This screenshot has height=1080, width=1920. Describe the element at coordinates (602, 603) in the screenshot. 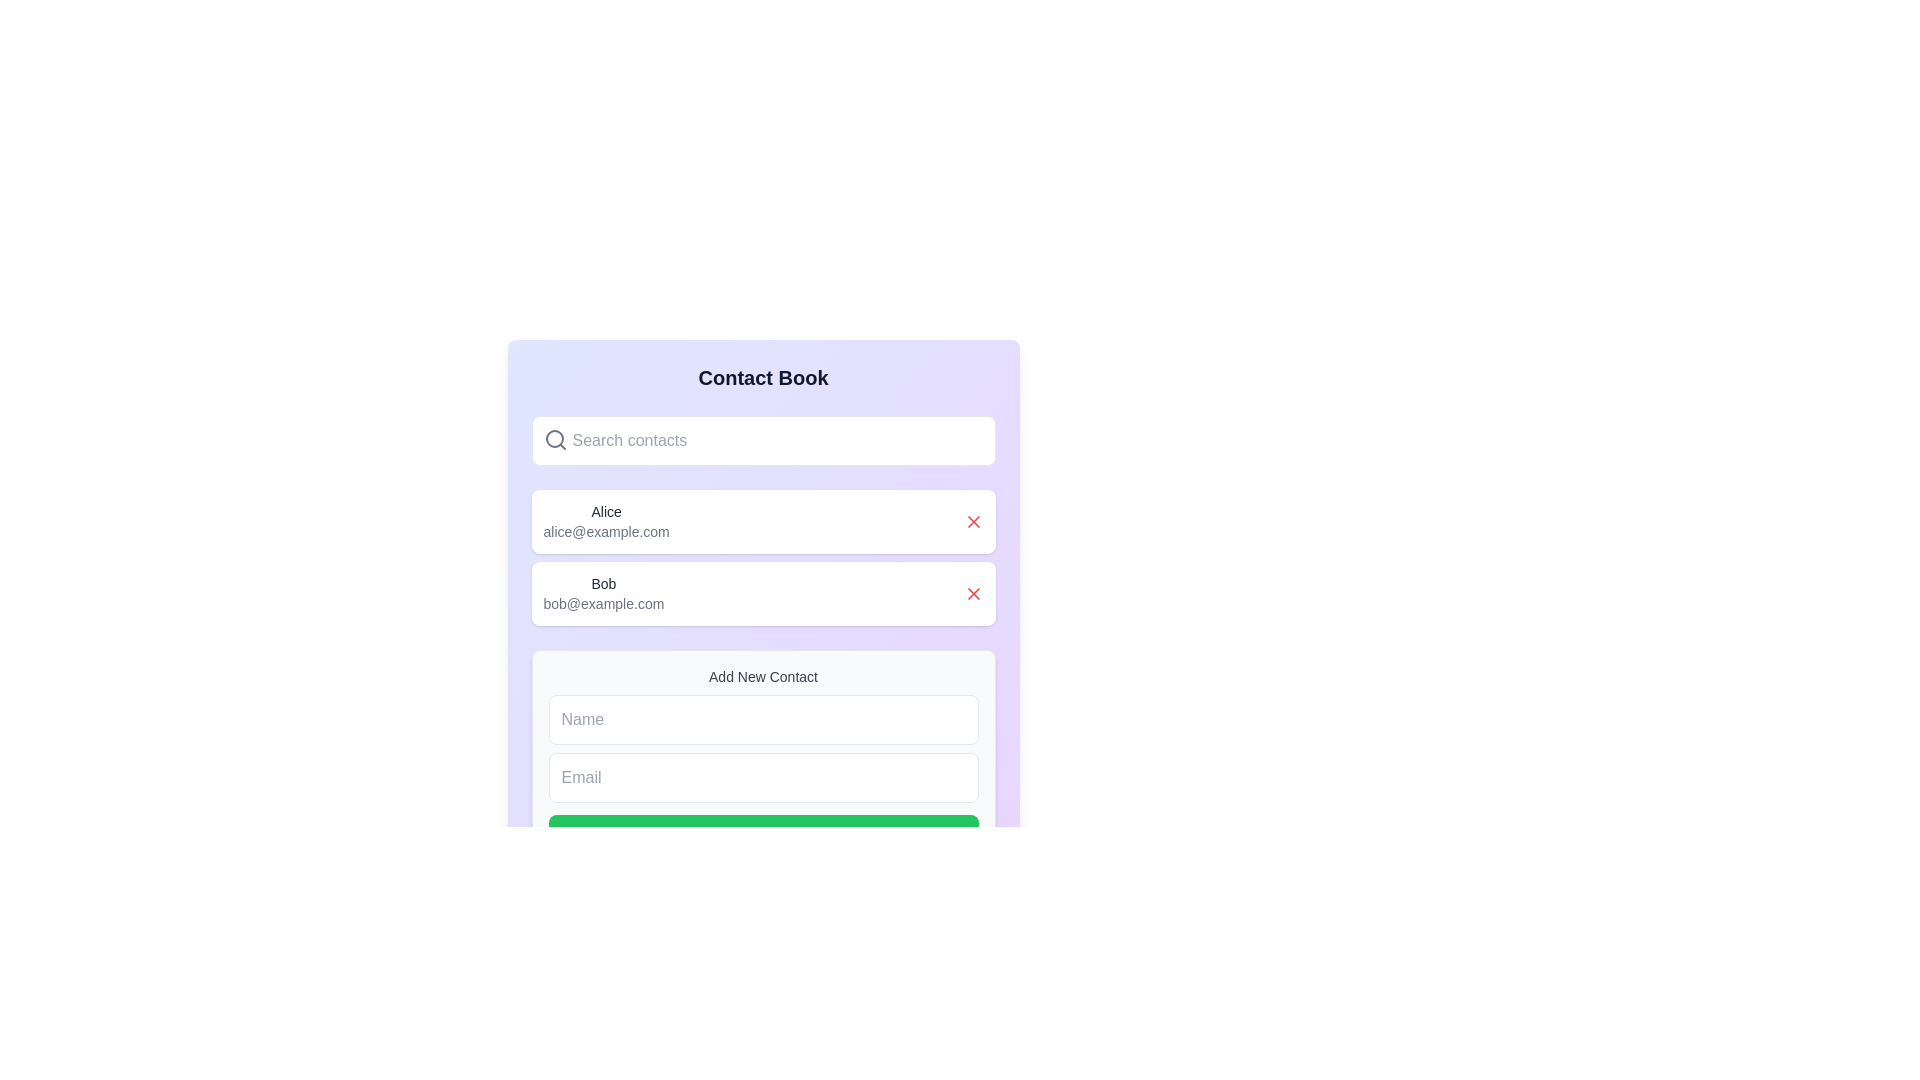

I see `the text display showing the email address 'bob@example.com' in the 'Contact Book' interface, which is positioned below the name 'Bob.'` at that location.